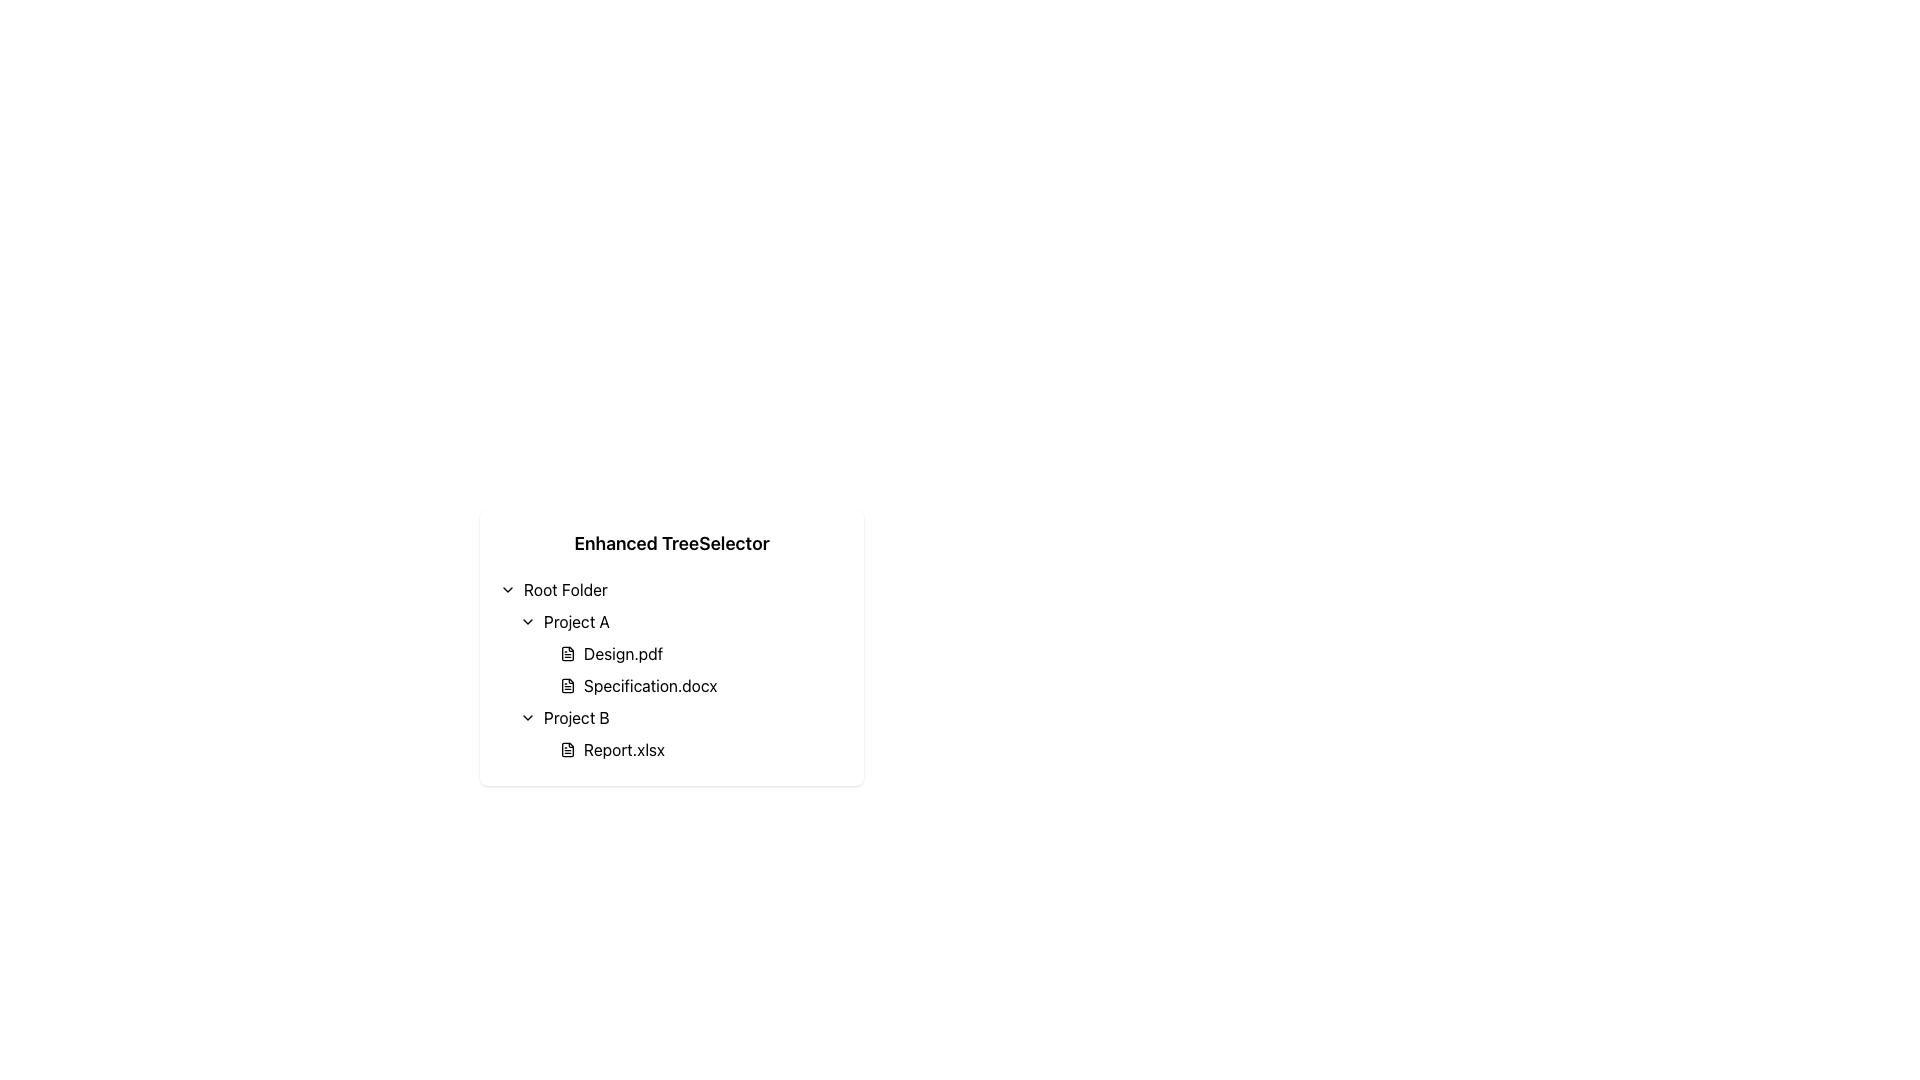 This screenshot has width=1920, height=1080. What do you see at coordinates (623, 749) in the screenshot?
I see `the text label representing the file 'Report.xlsx' within the 'Project B' section of the 'Enhanced TreeSelector' interface` at bounding box center [623, 749].